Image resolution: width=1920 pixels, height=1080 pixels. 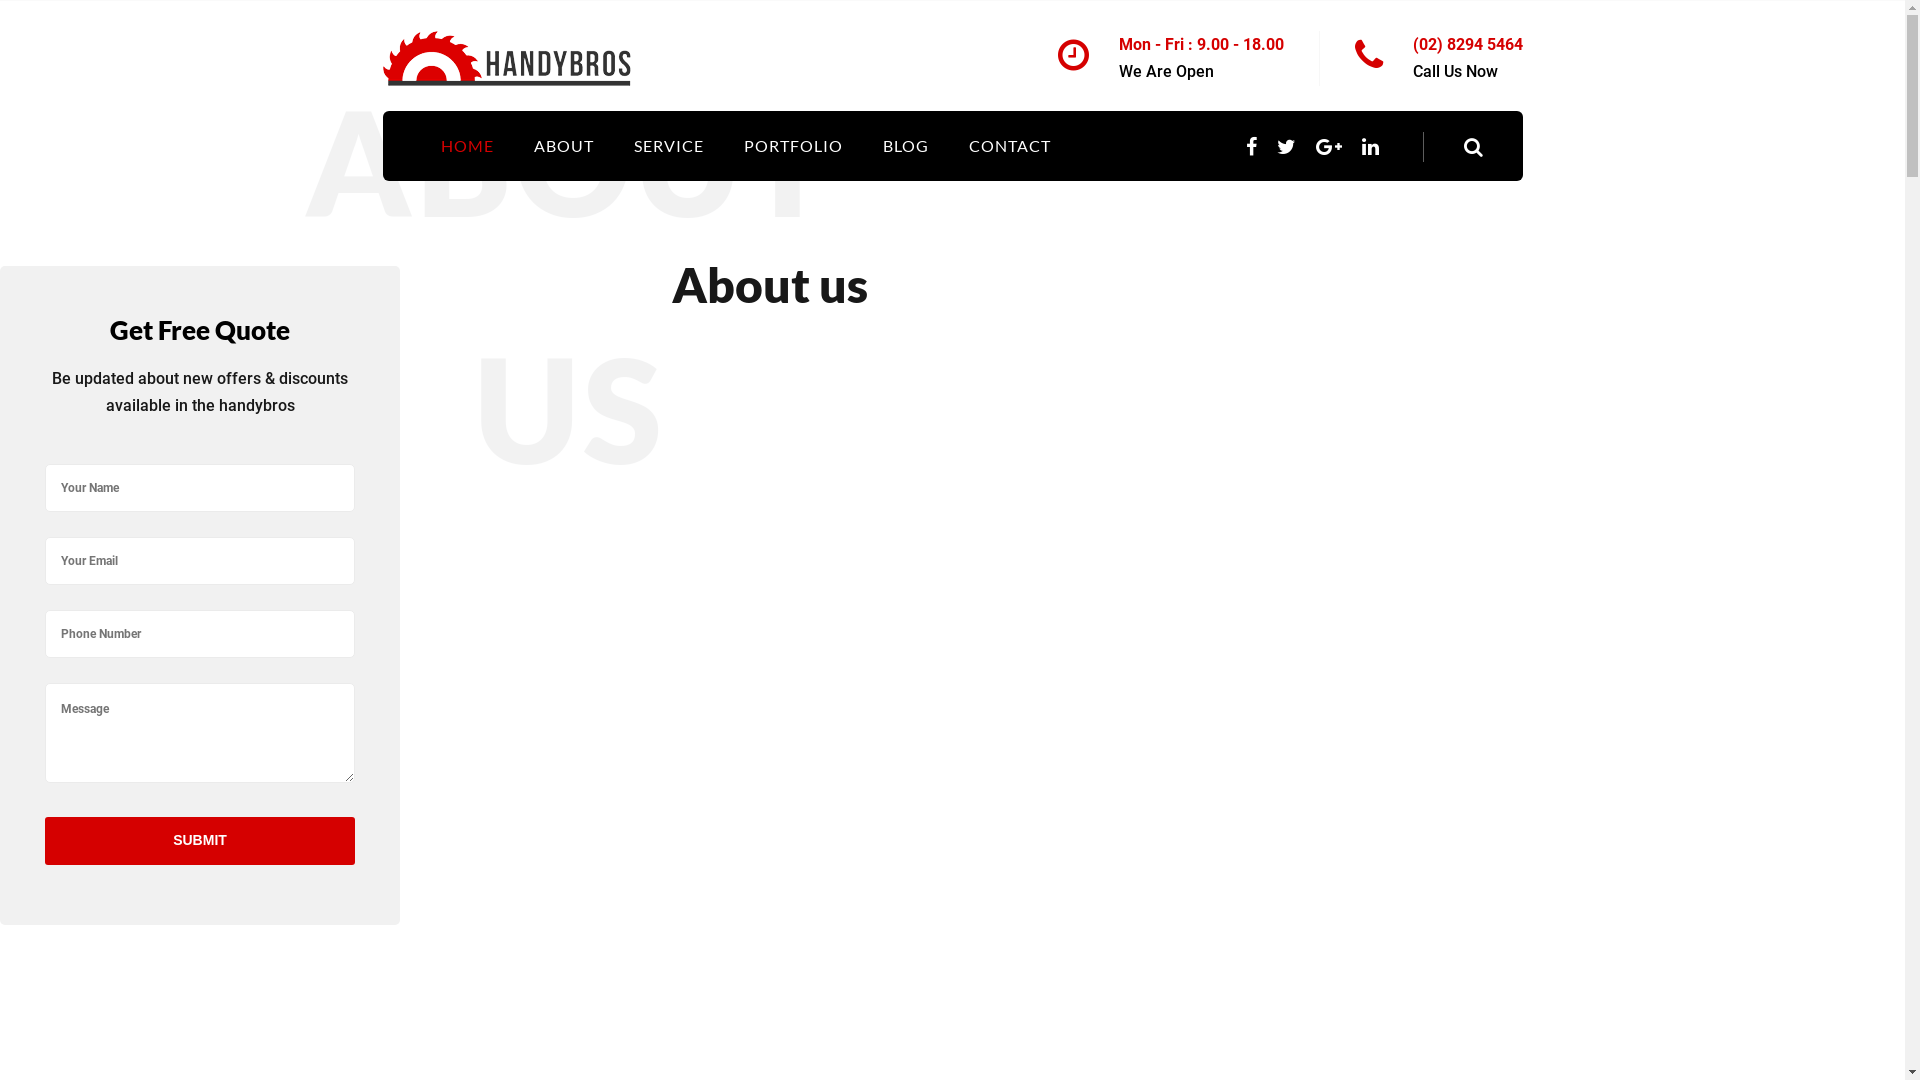 What do you see at coordinates (1008, 145) in the screenshot?
I see `'CONTACT'` at bounding box center [1008, 145].